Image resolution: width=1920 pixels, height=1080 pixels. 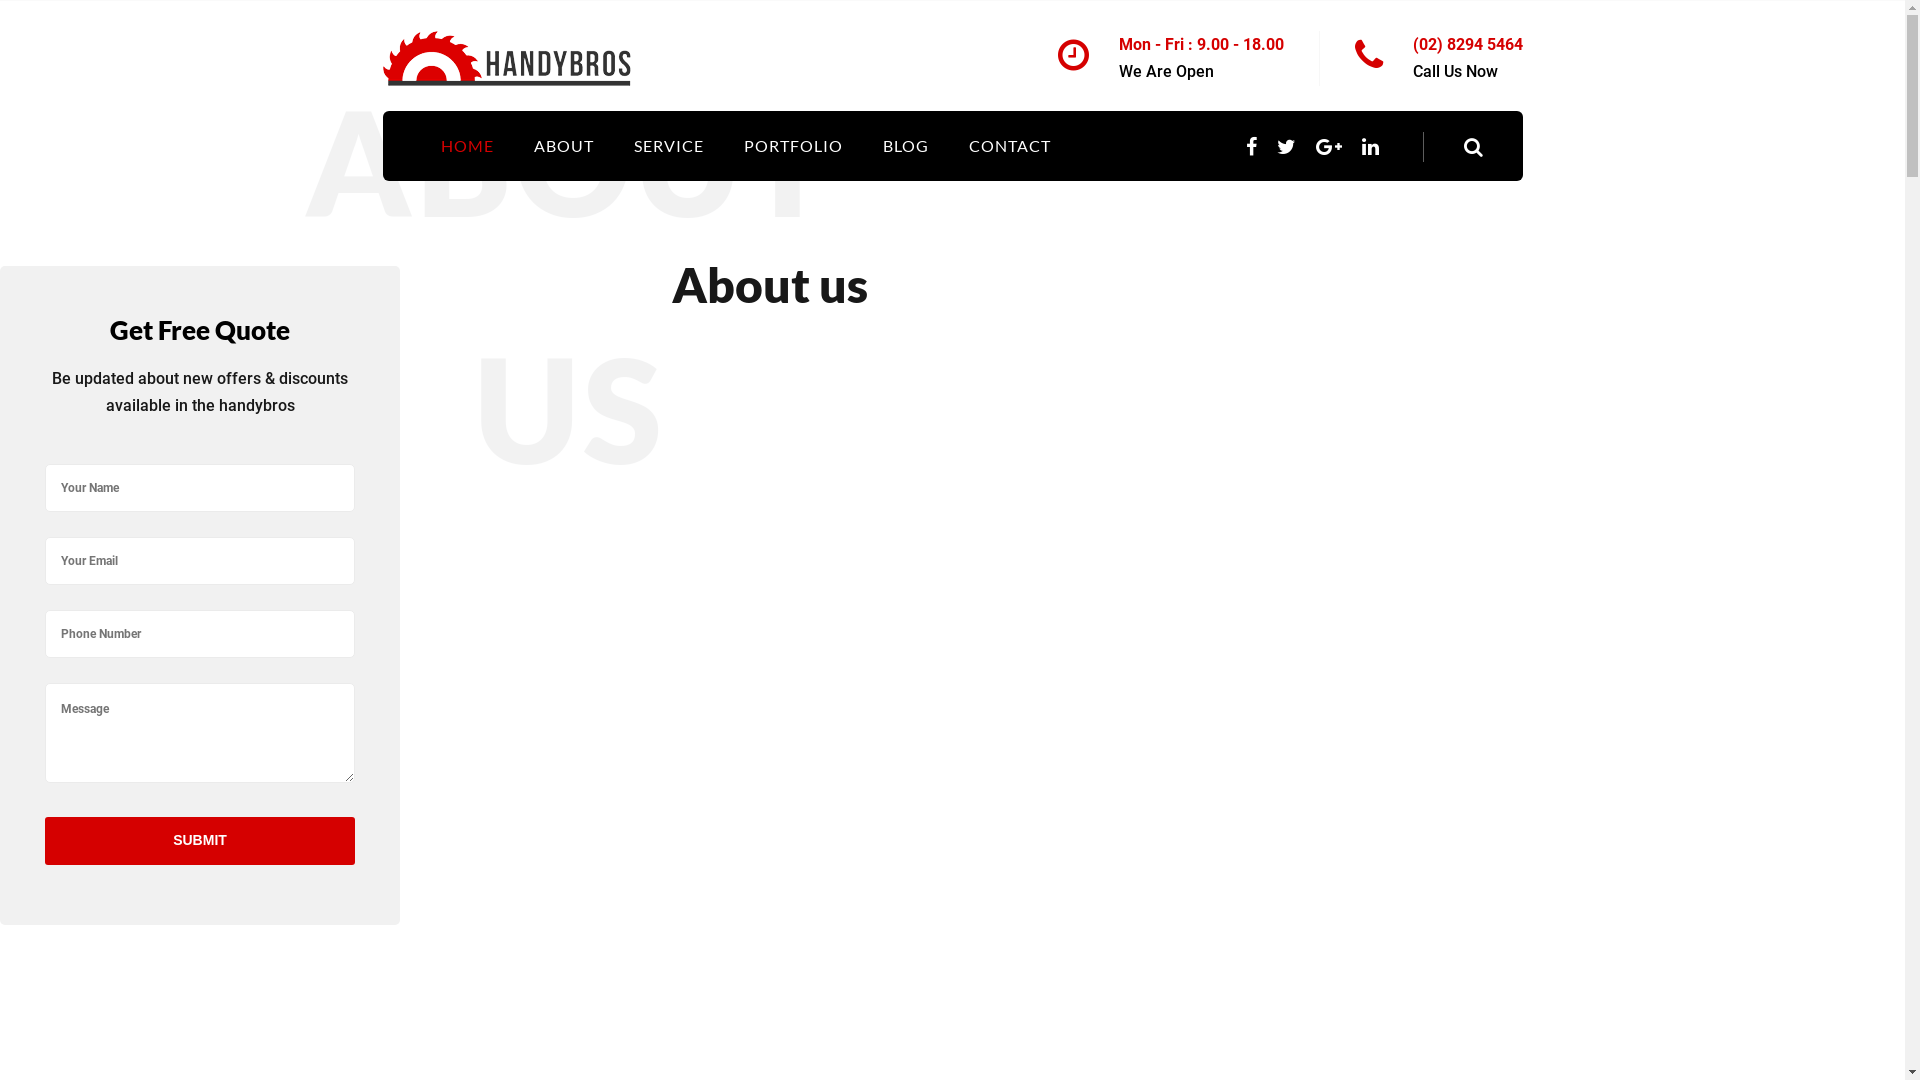 What do you see at coordinates (1008, 145) in the screenshot?
I see `'CONTACT'` at bounding box center [1008, 145].